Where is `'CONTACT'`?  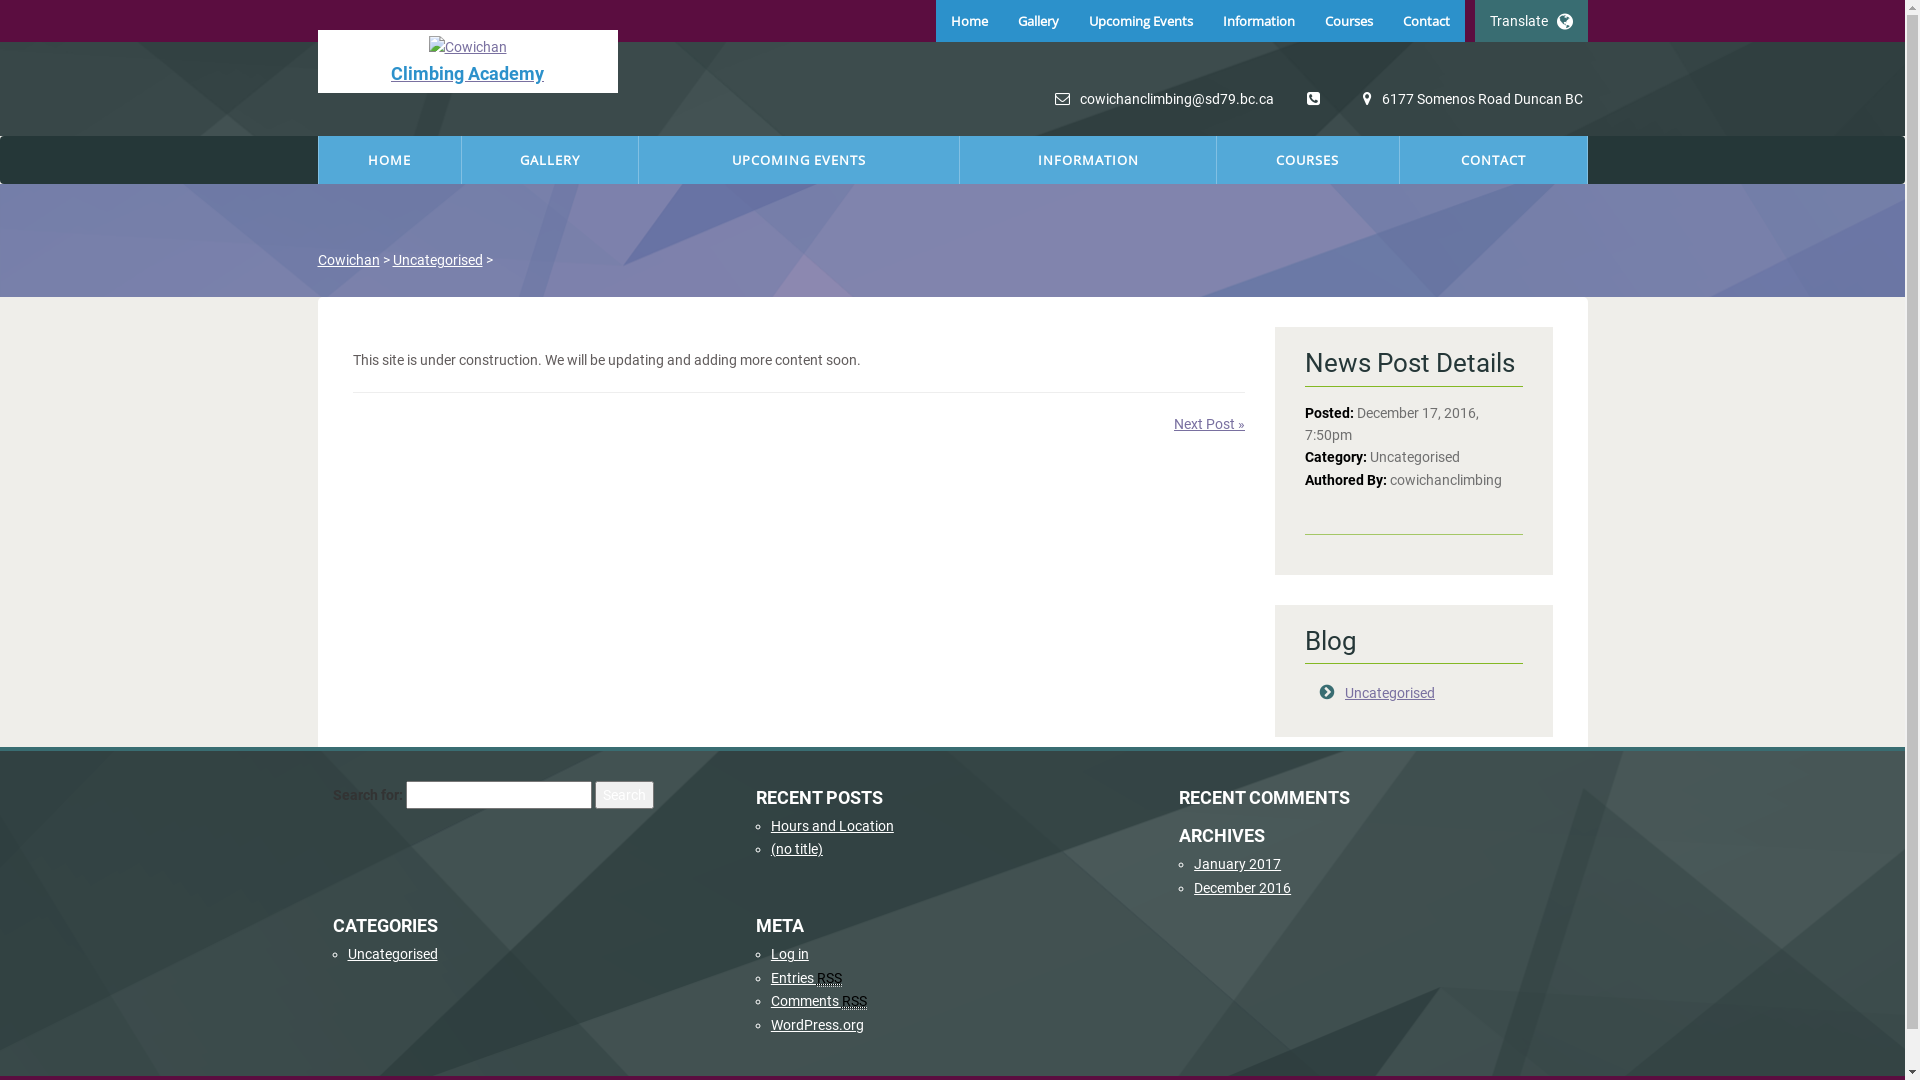
'CONTACT' is located at coordinates (1493, 158).